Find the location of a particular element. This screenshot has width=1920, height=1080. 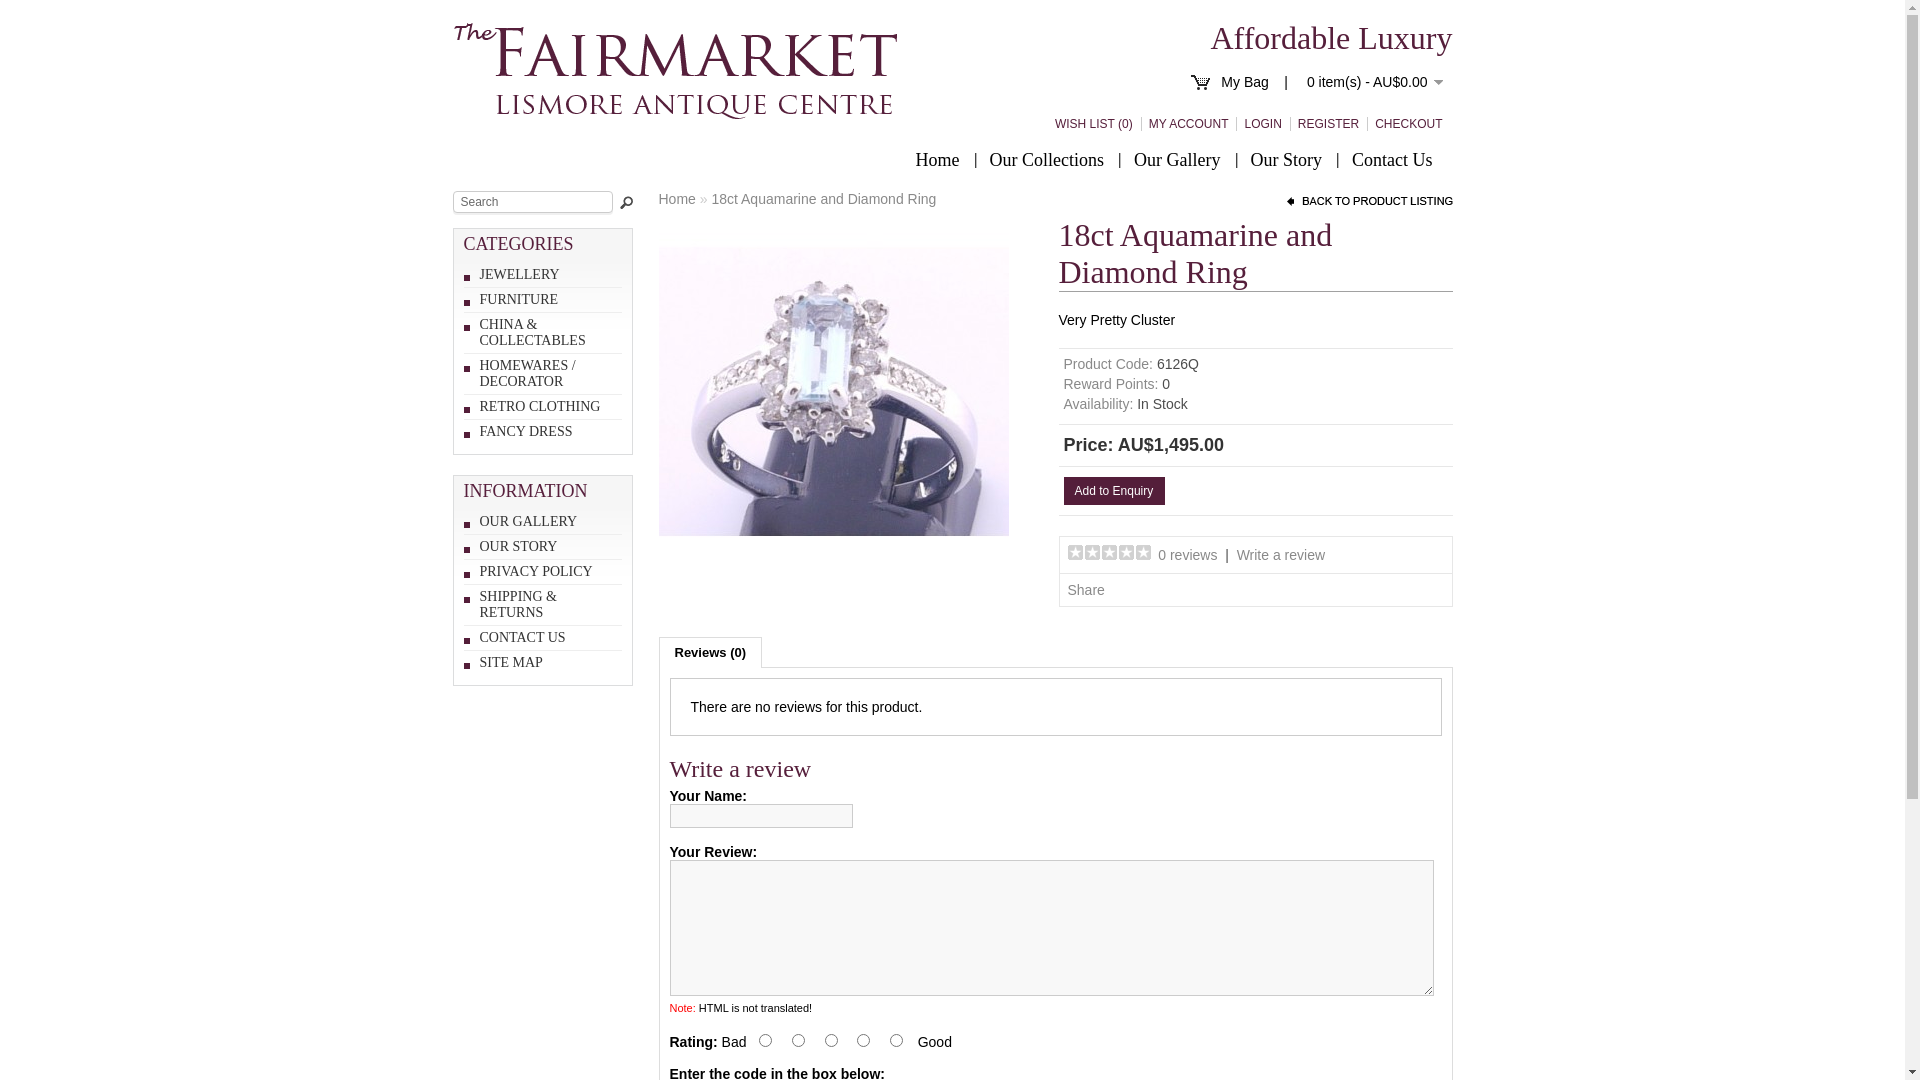

'OUR GALLERY' is located at coordinates (528, 520).